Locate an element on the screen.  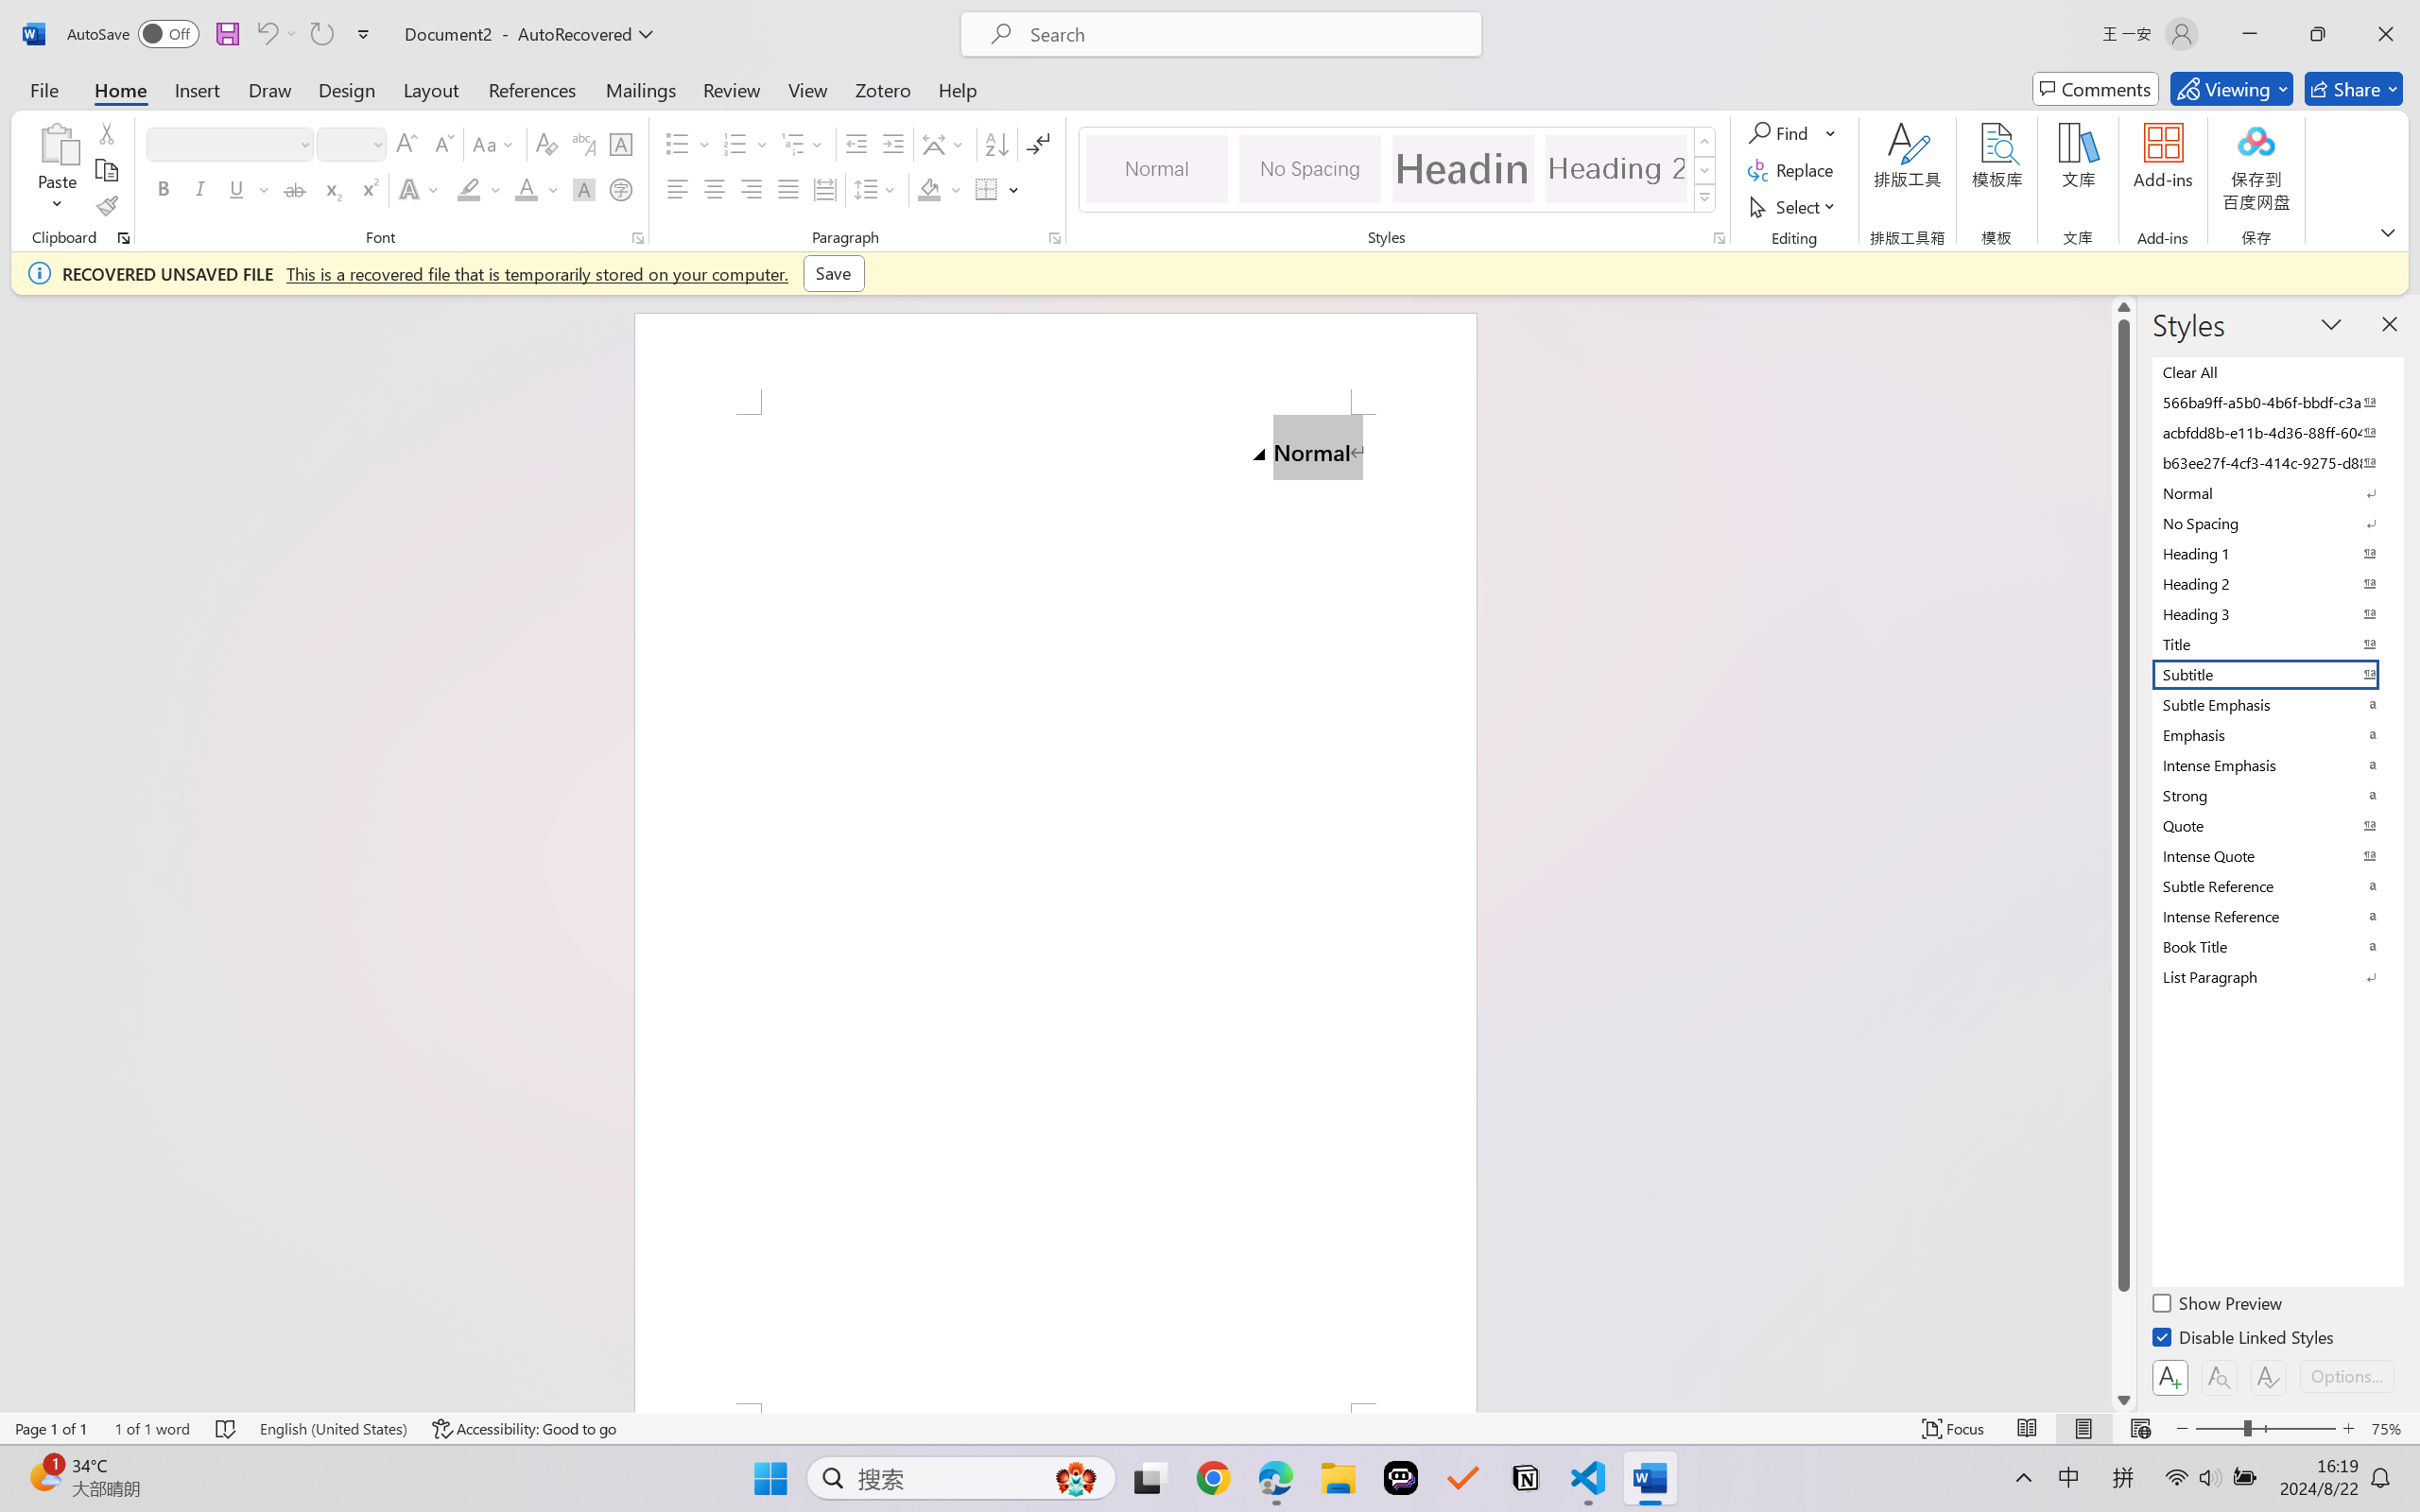
'Change Case' is located at coordinates (493, 144).